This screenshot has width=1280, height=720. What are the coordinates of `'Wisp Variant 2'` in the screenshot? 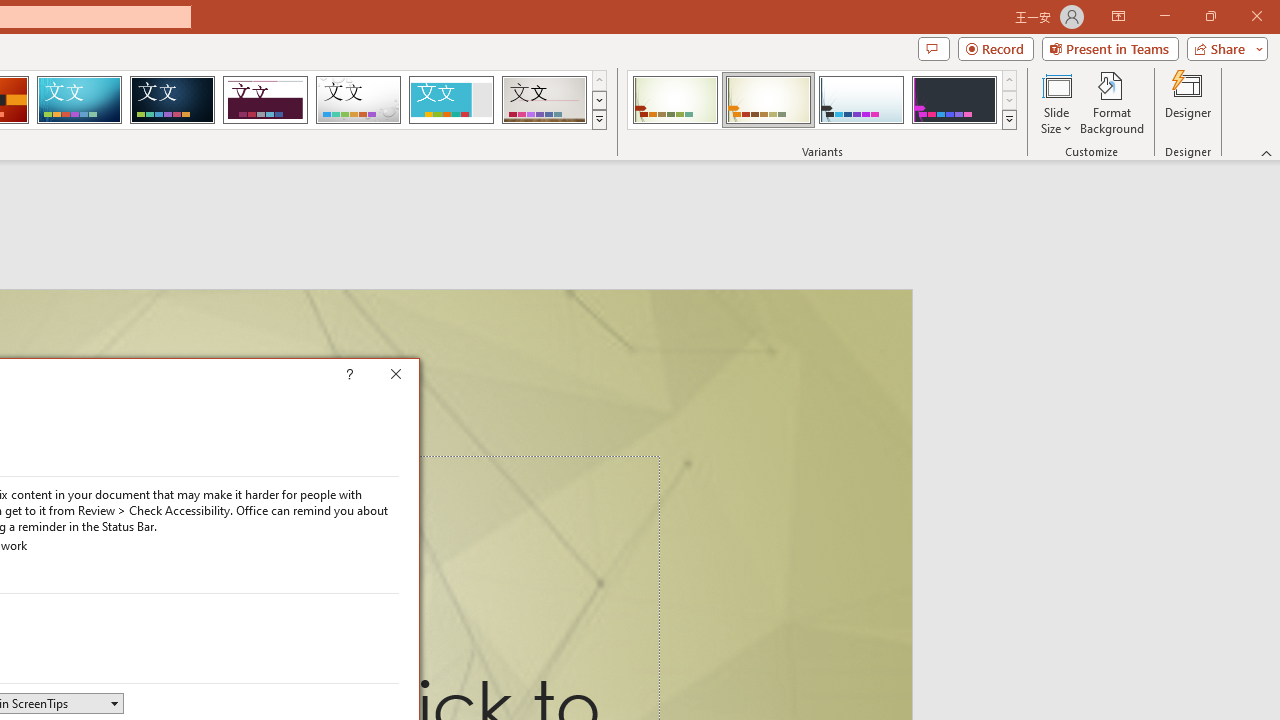 It's located at (767, 100).